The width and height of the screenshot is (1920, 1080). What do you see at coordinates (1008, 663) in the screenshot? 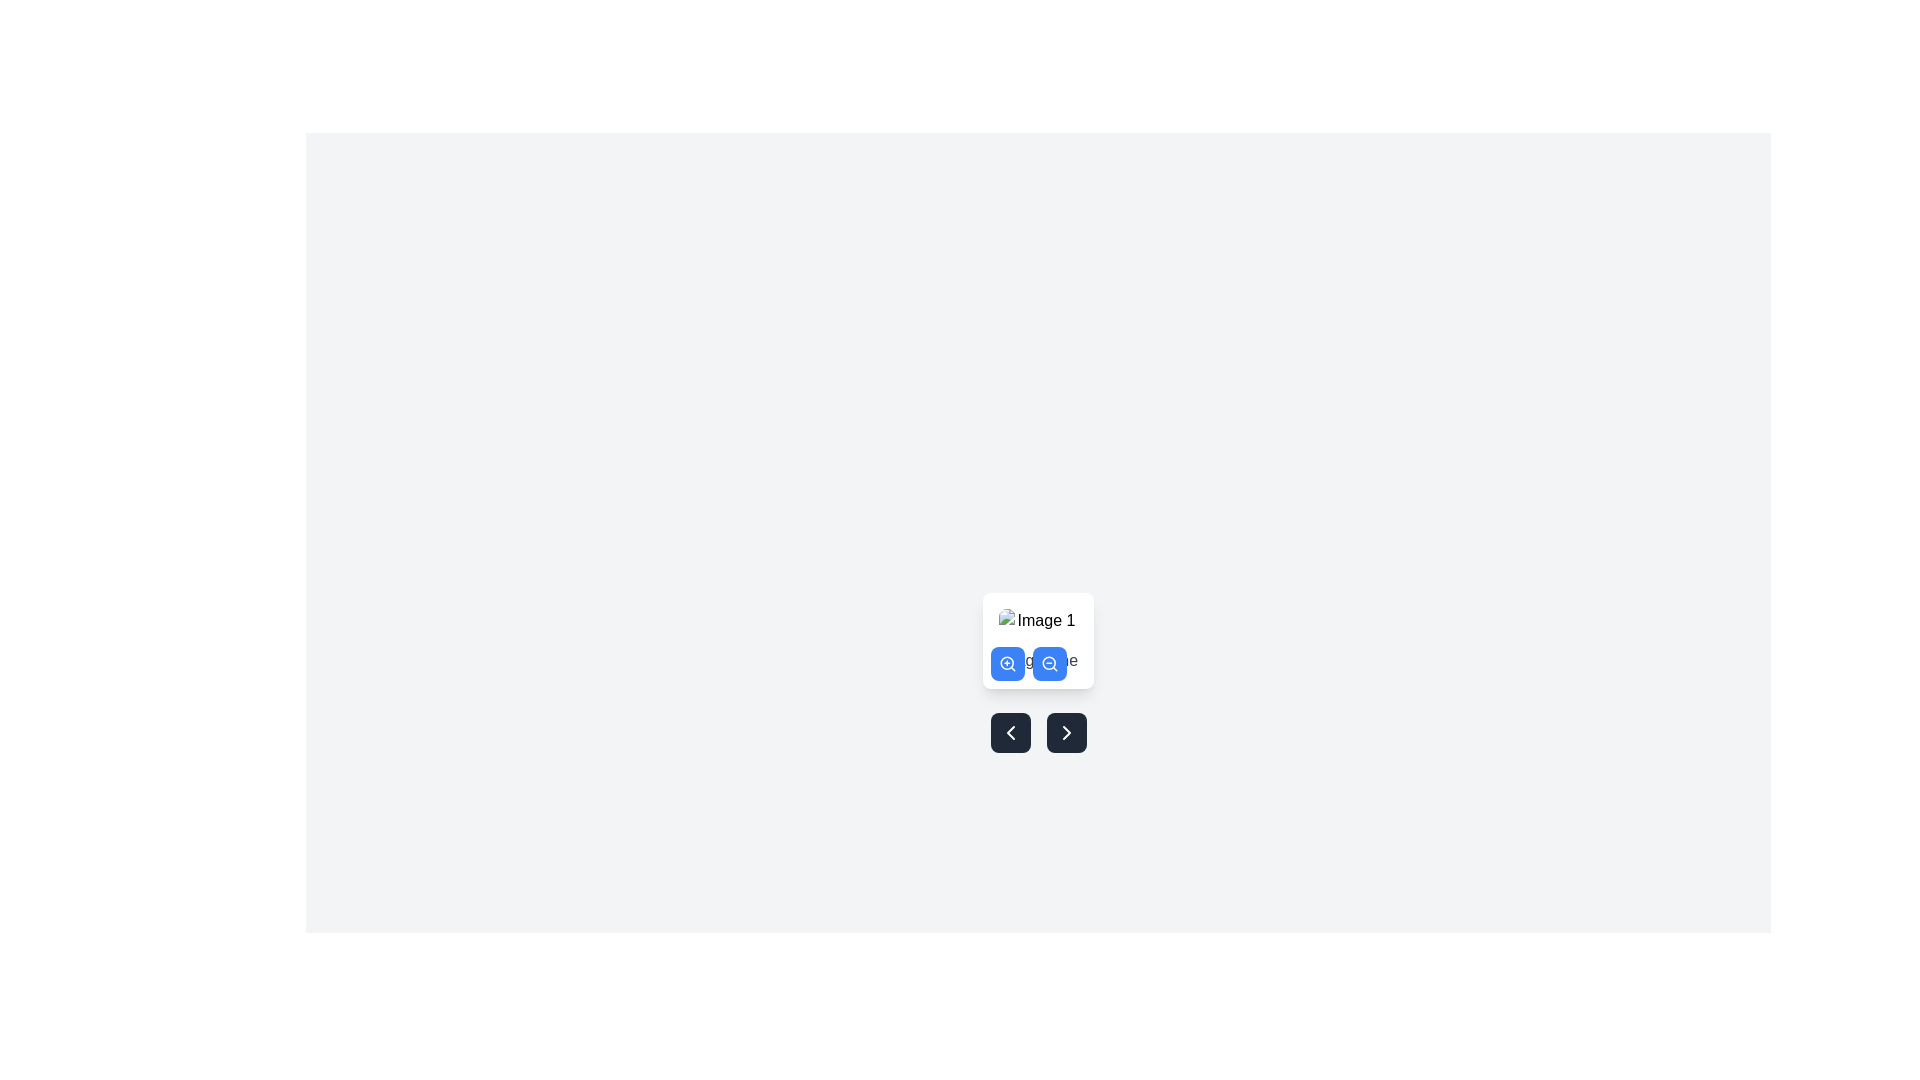
I see `the zoom-in icon, which is a small magnifying glass with a plus sign in the center, located within the blue button at the bottom center of the card` at bounding box center [1008, 663].